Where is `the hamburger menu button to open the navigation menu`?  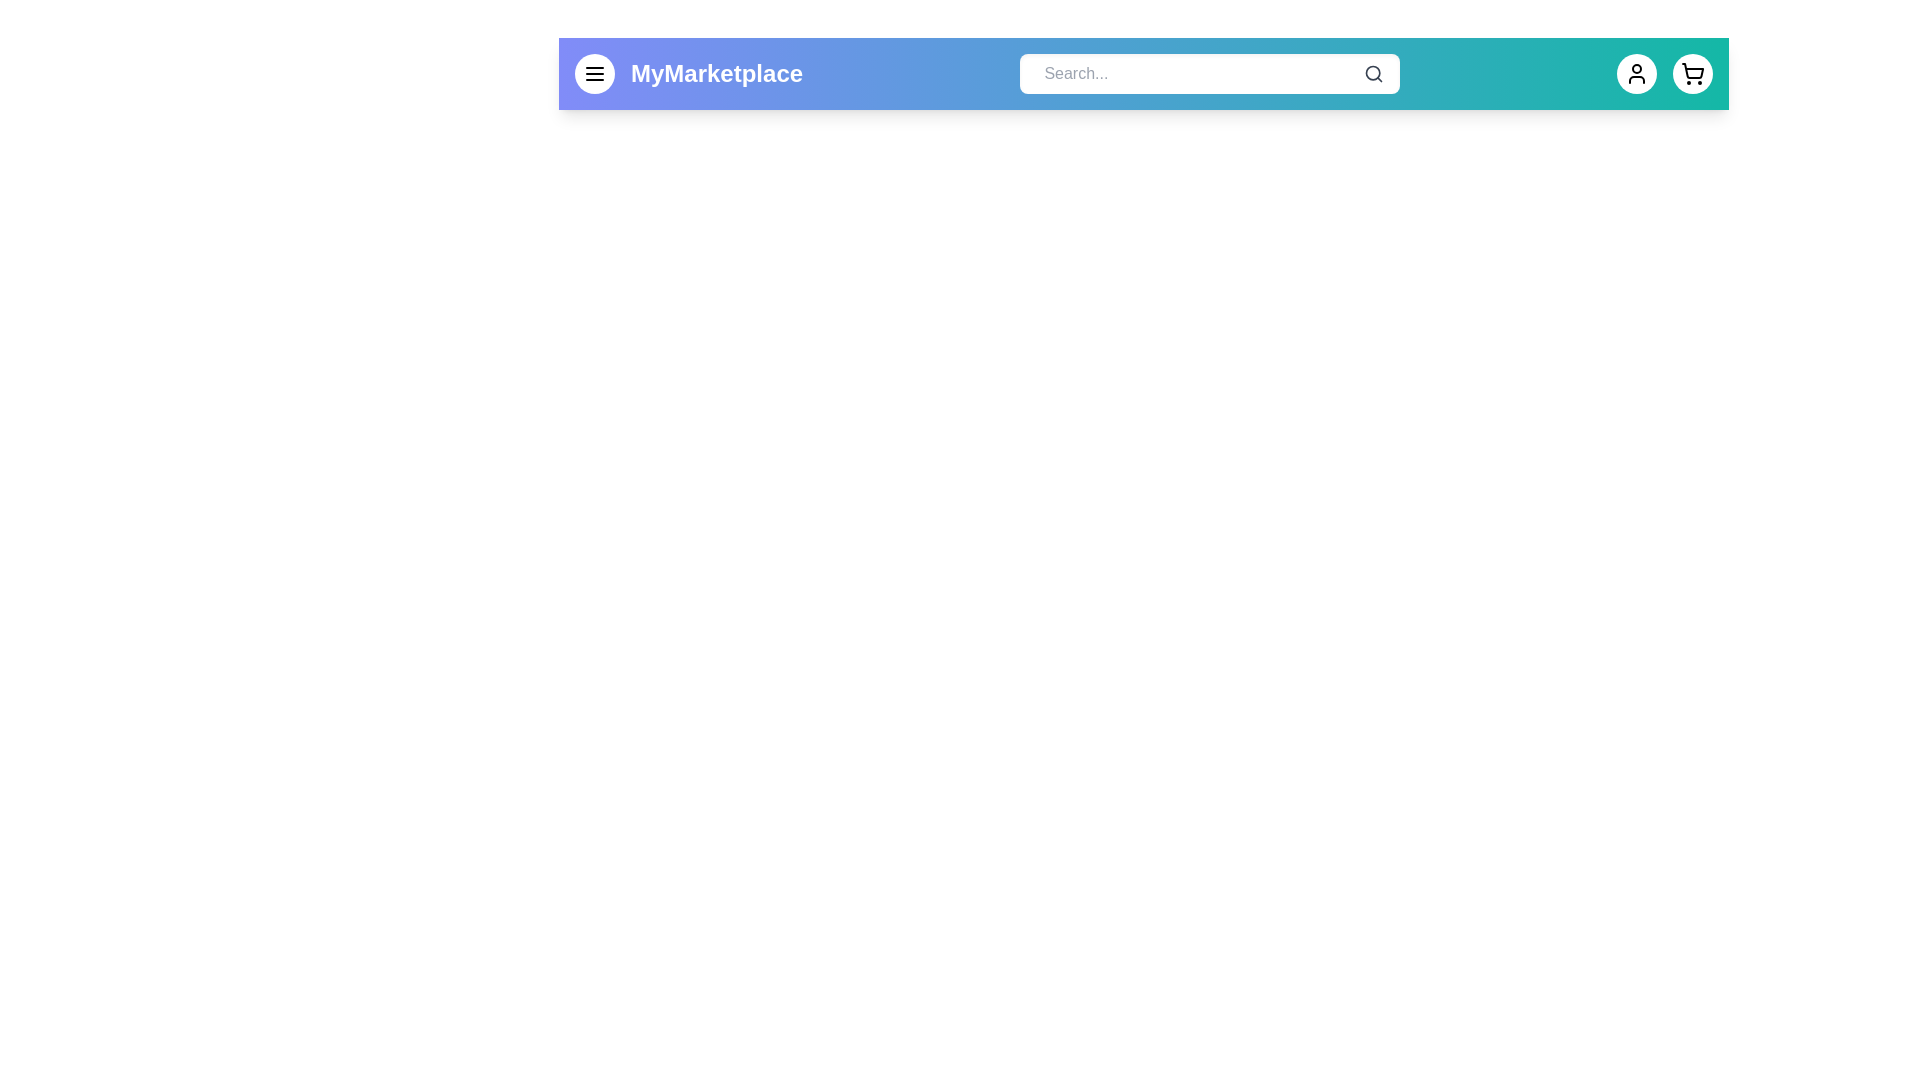 the hamburger menu button to open the navigation menu is located at coordinates (594, 72).